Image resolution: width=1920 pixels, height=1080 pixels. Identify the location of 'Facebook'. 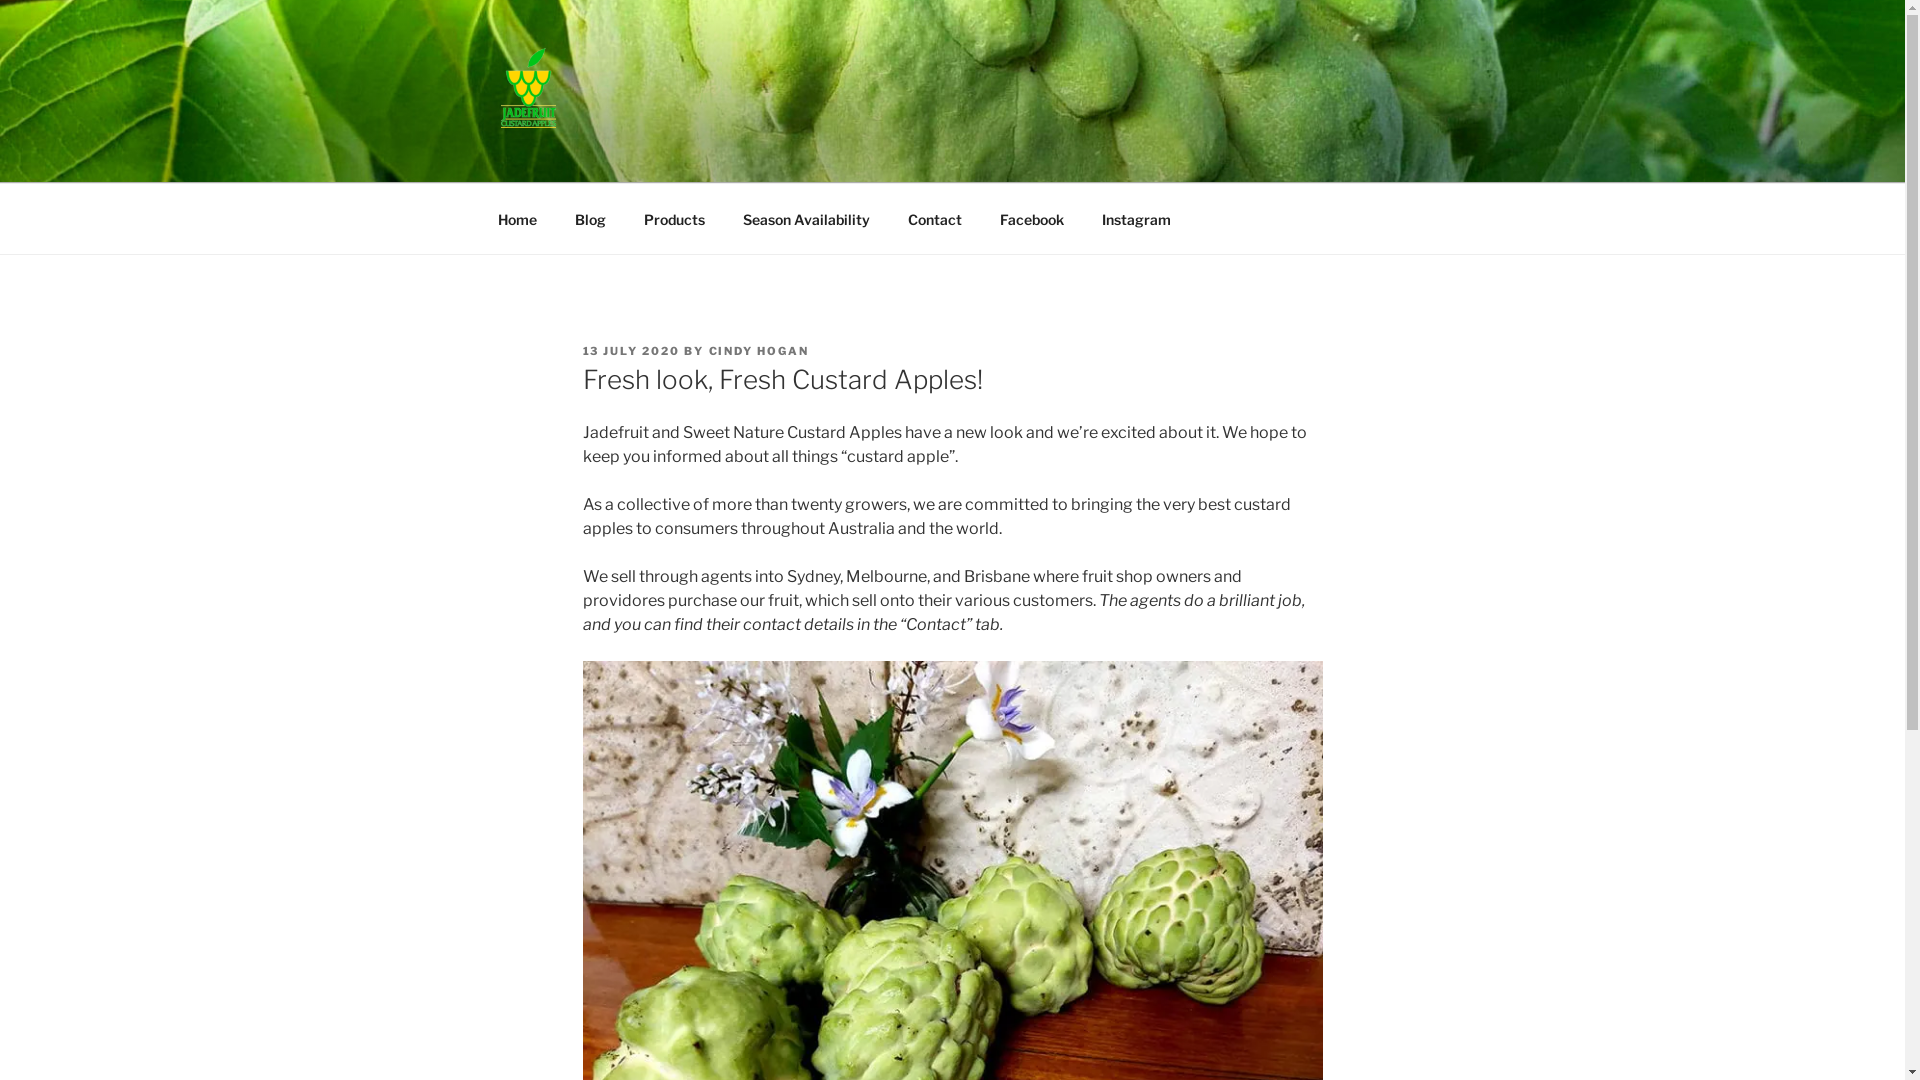
(1031, 218).